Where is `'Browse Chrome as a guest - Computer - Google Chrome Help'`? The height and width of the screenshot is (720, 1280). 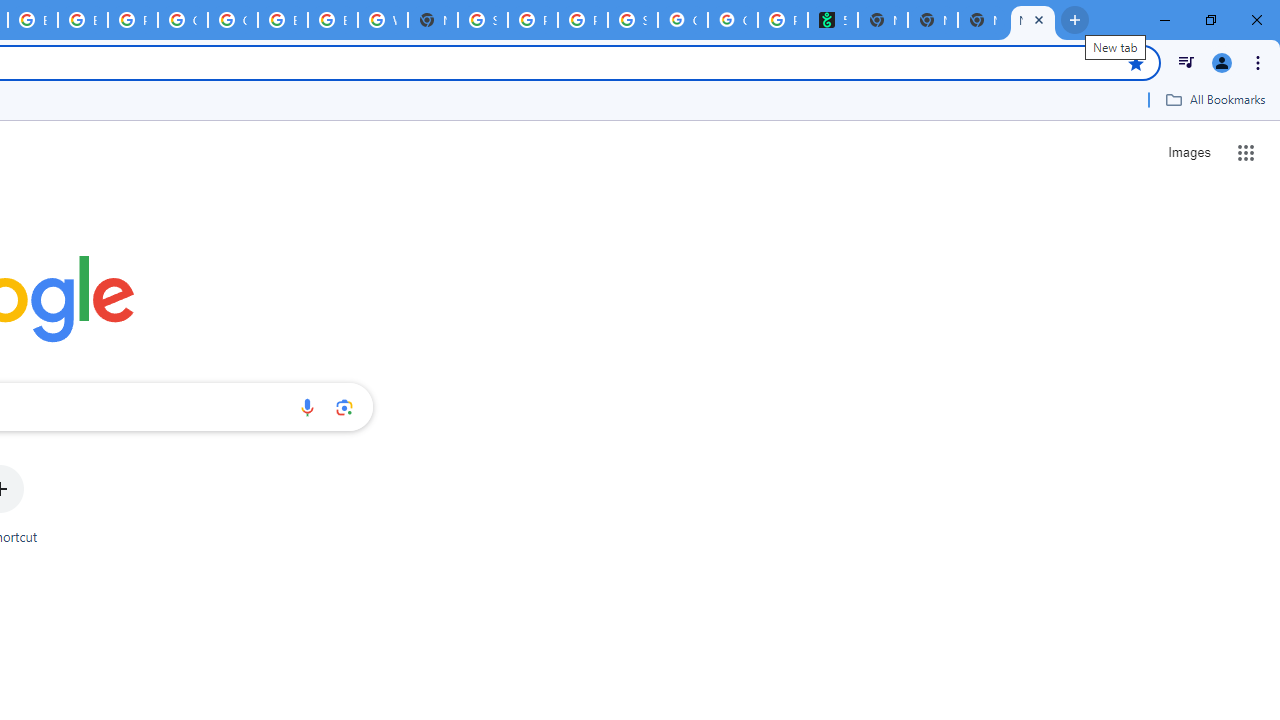 'Browse Chrome as a guest - Computer - Google Chrome Help' is located at coordinates (282, 20).